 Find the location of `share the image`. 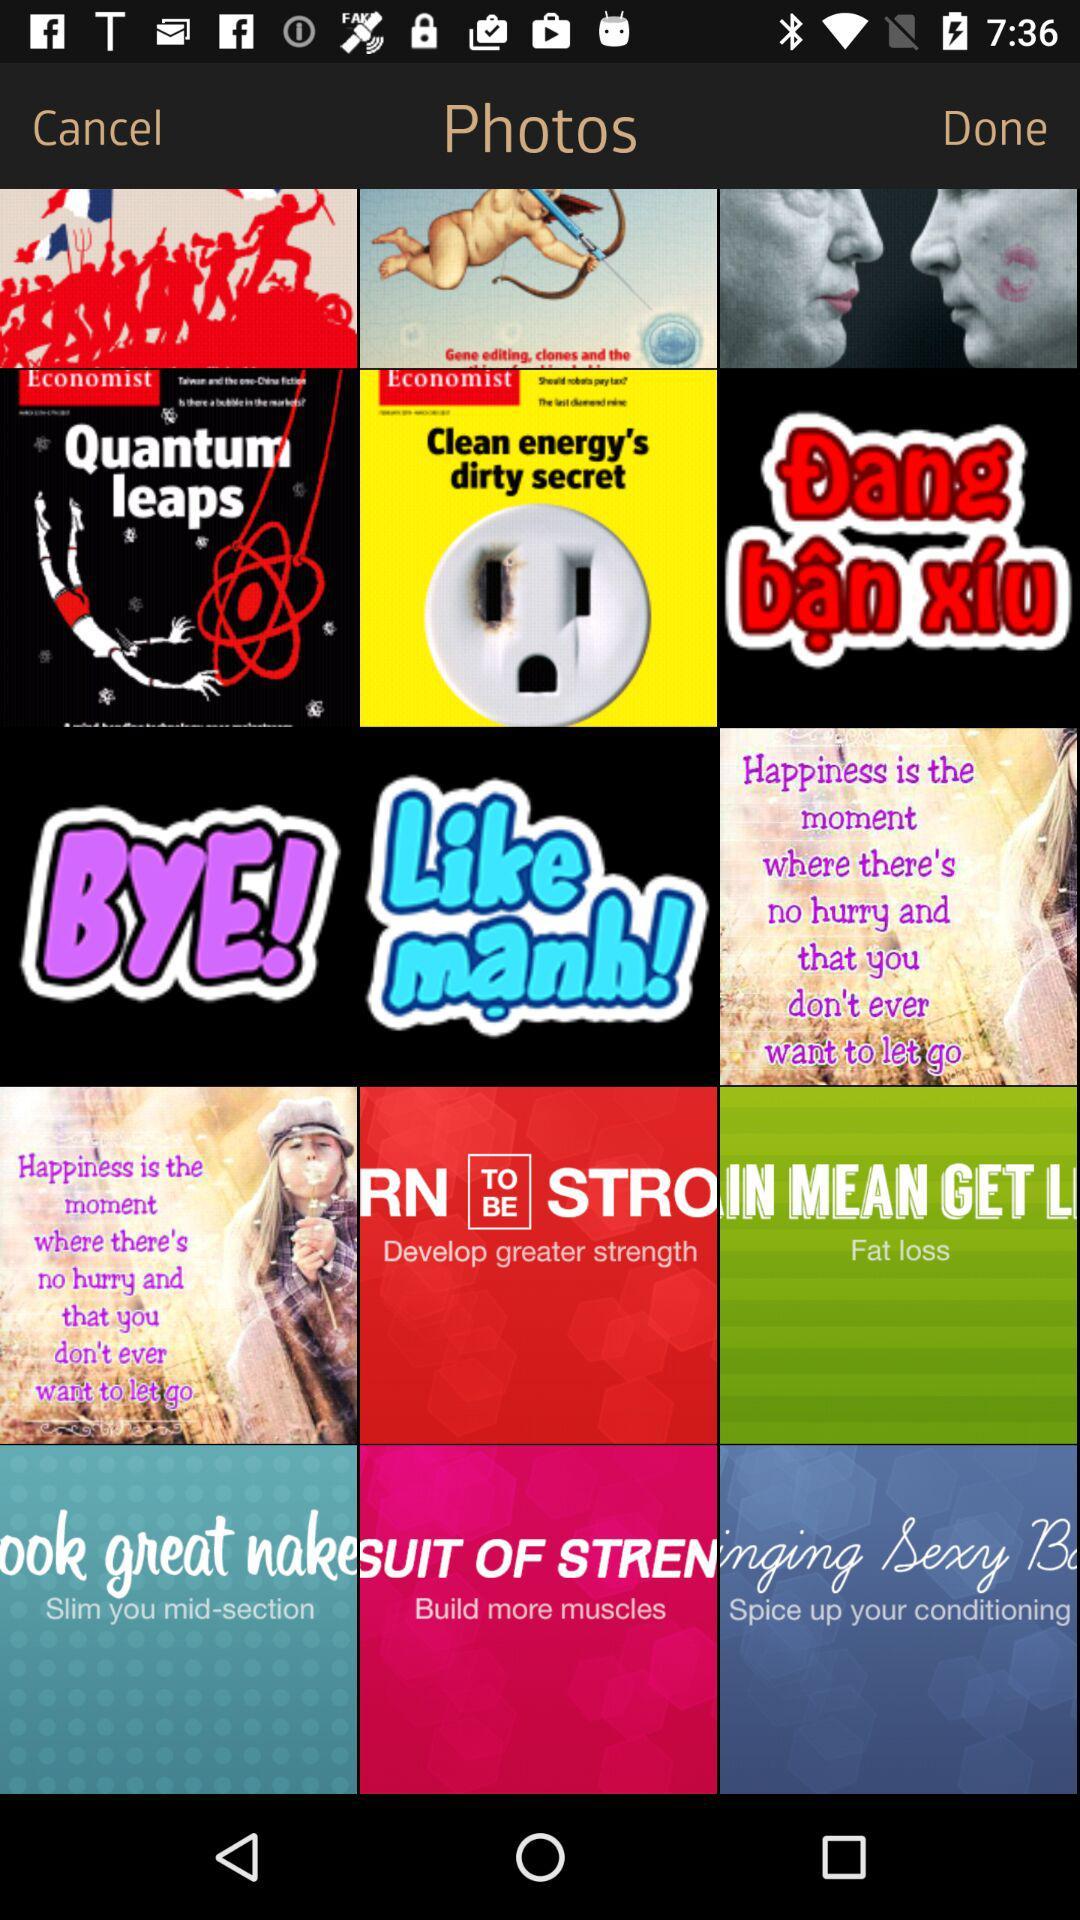

share the image is located at coordinates (537, 277).